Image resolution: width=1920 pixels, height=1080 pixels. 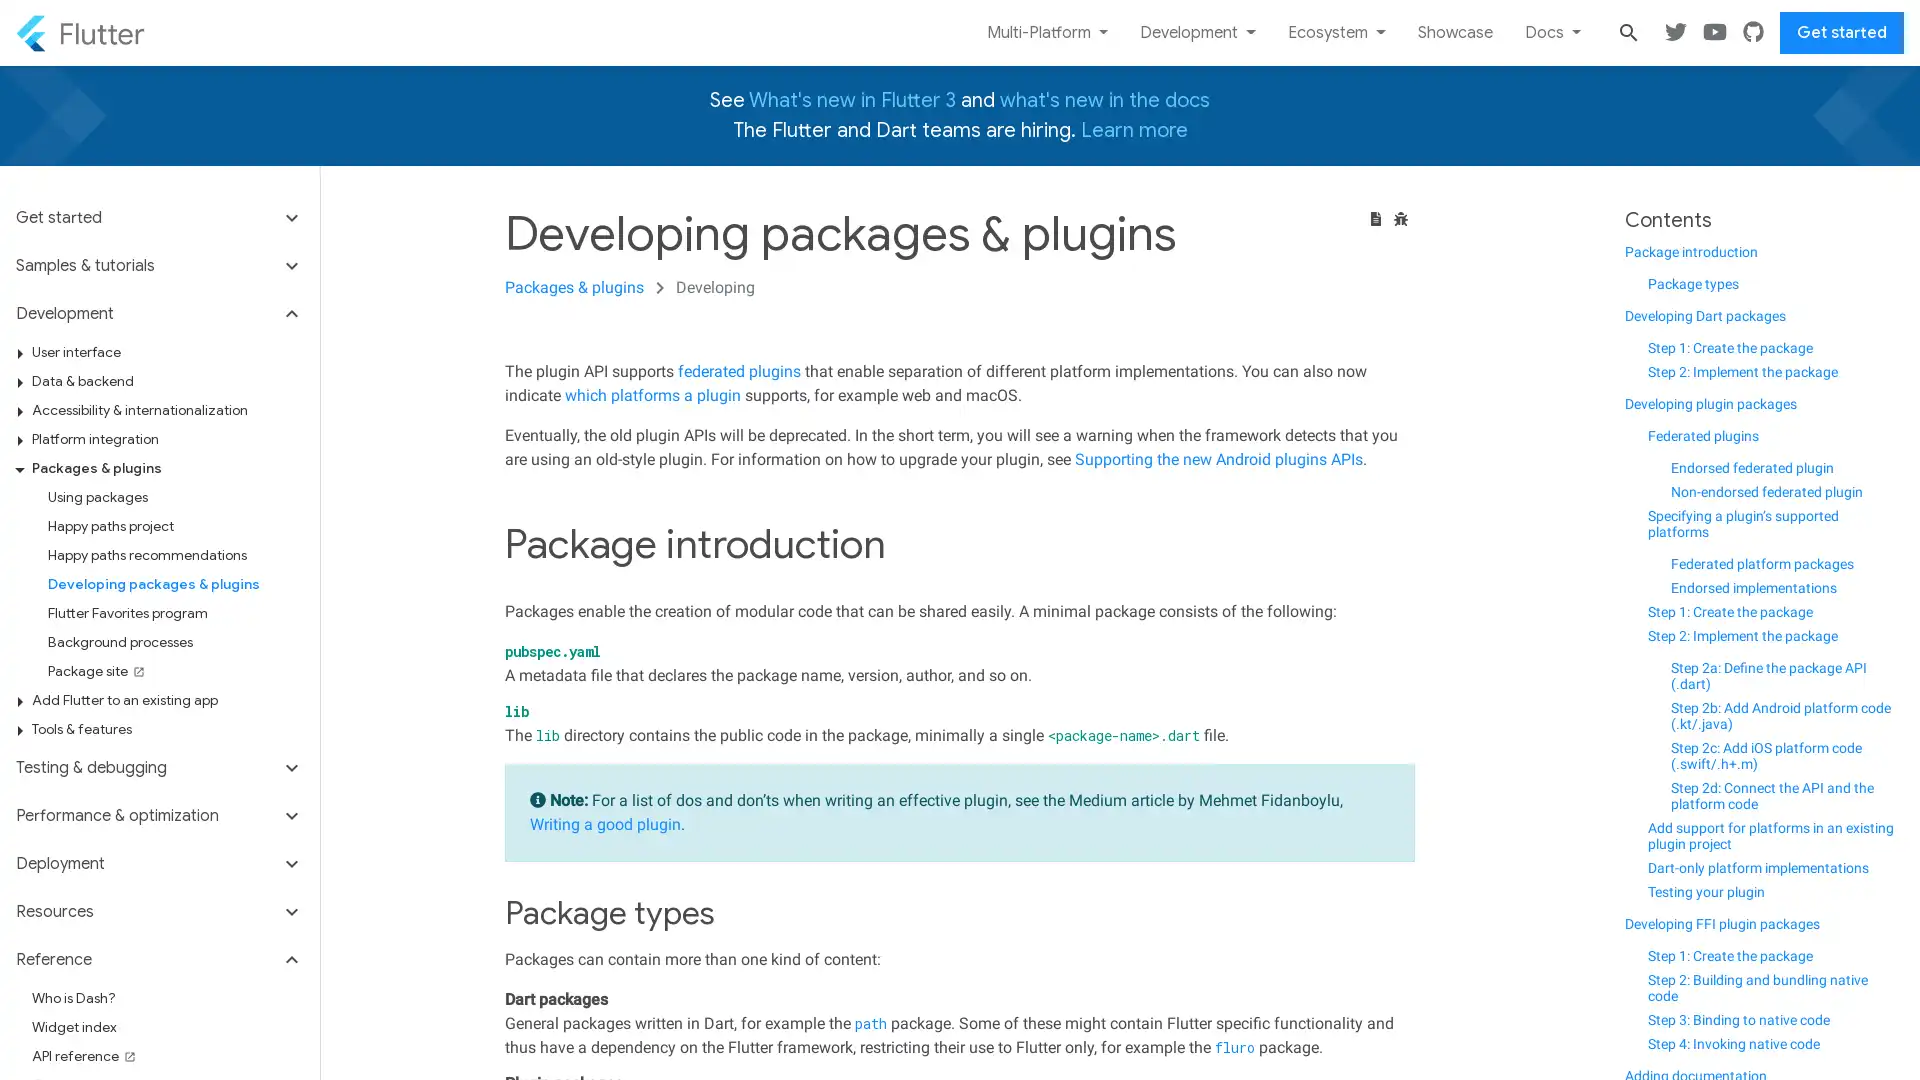 I want to click on arrow_drop_down Data & backend, so click(x=167, y=381).